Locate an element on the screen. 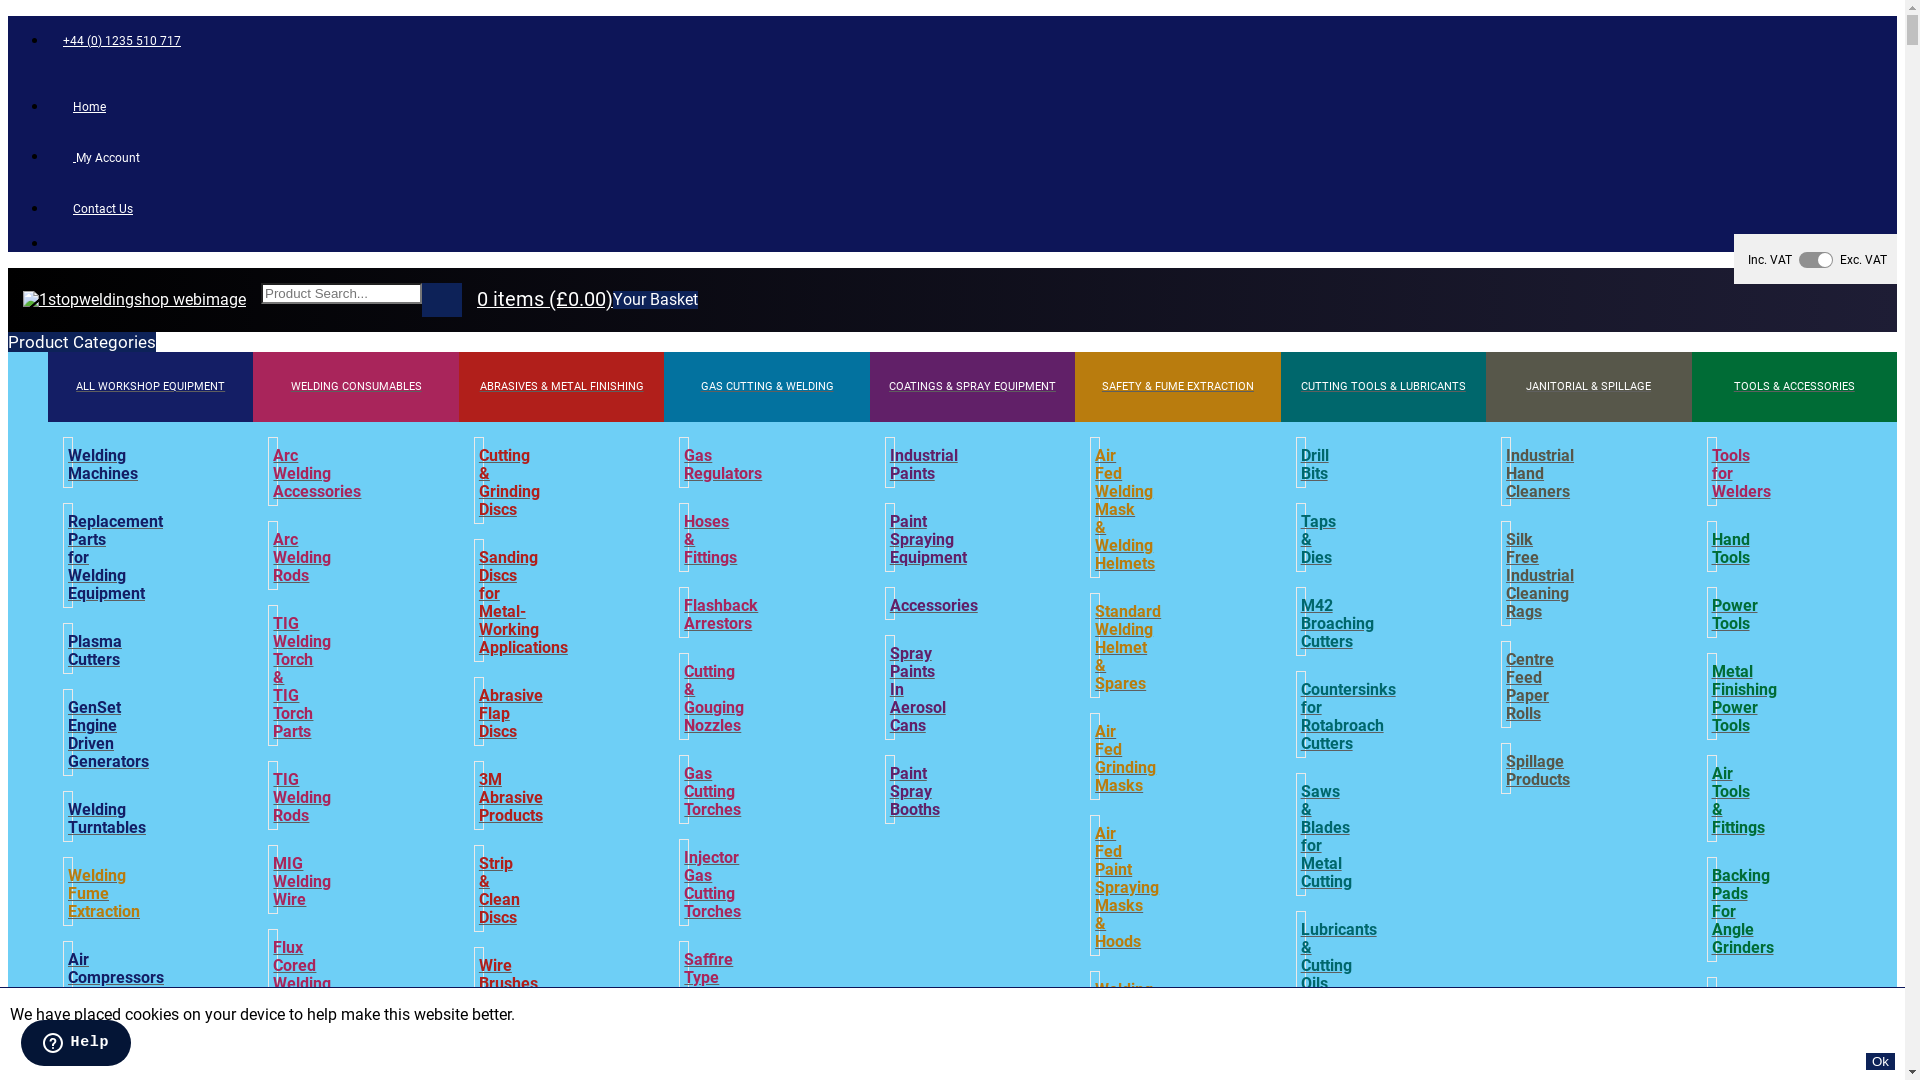 This screenshot has height=1080, width=1920. 'ALL WORKSHOP EQUIPMENT' is located at coordinates (149, 386).